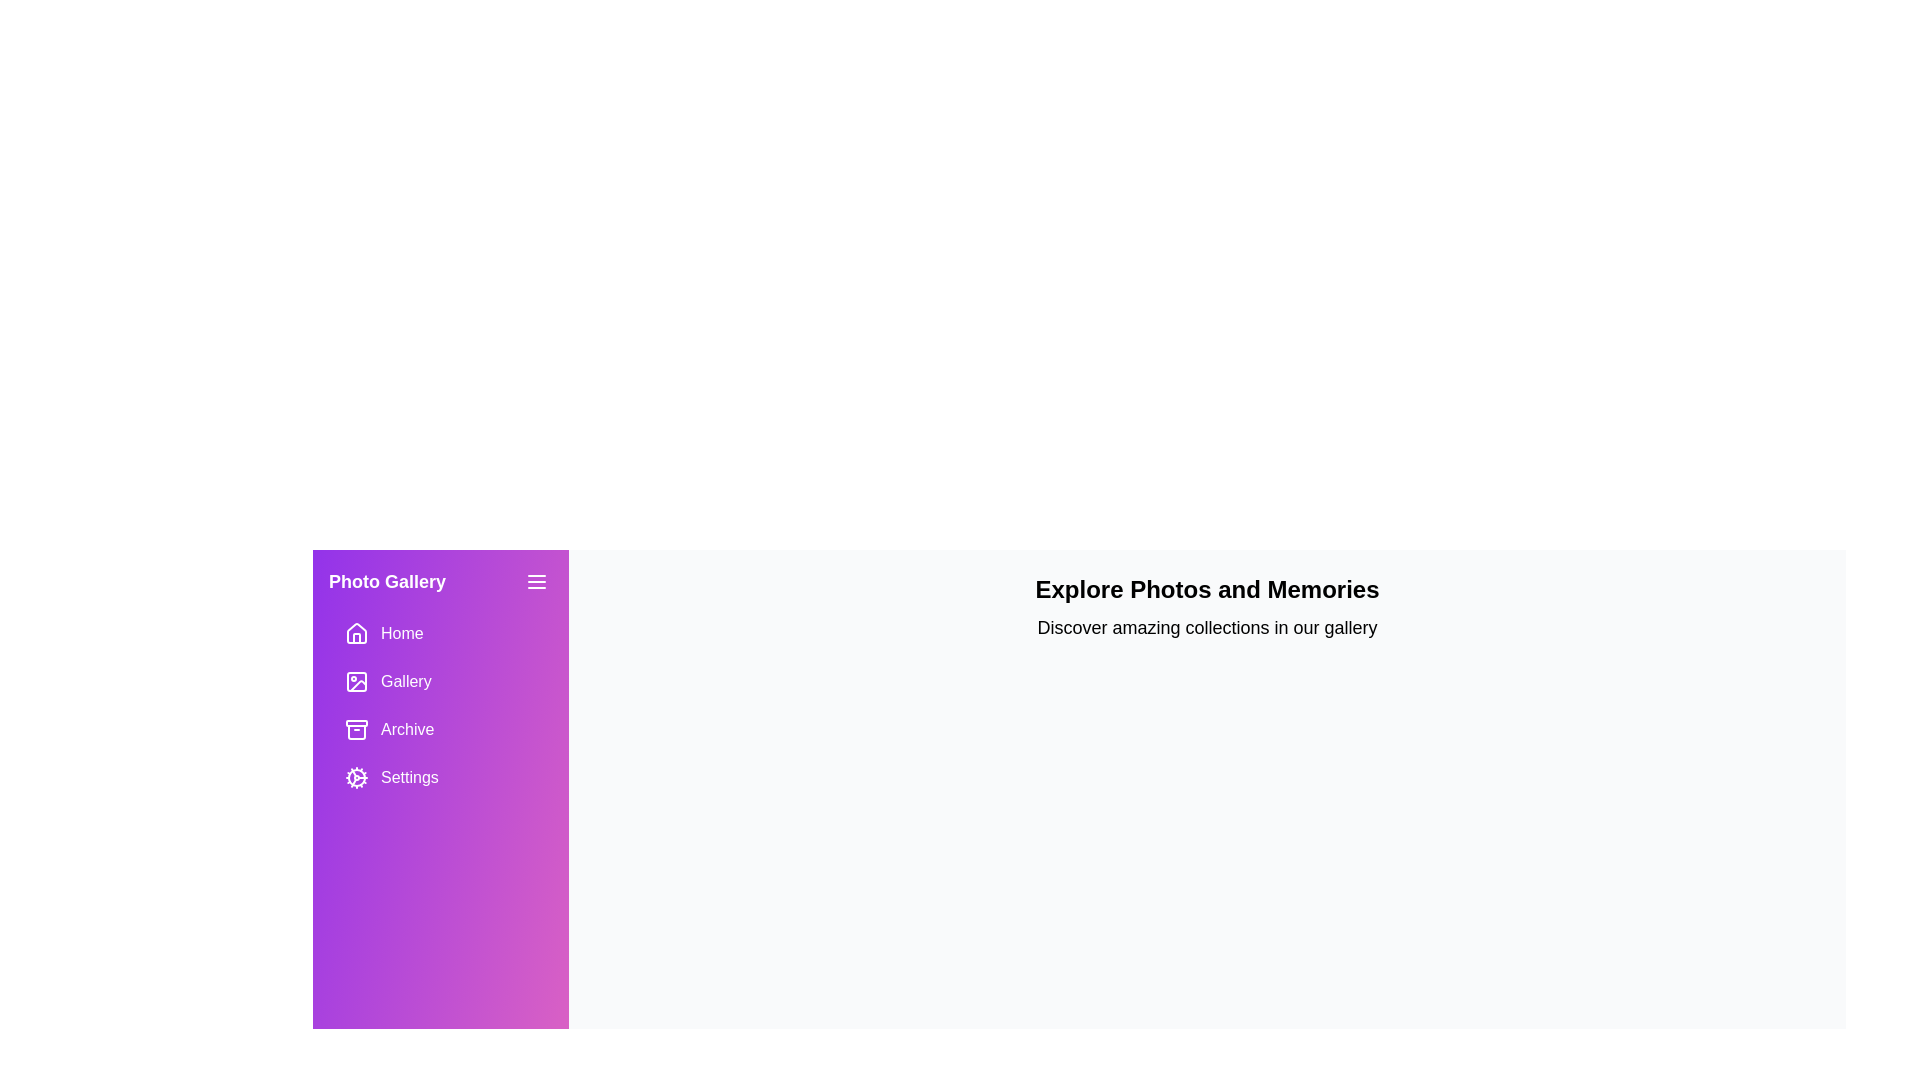 The image size is (1920, 1080). What do you see at coordinates (440, 681) in the screenshot?
I see `the menu item Gallery to navigate to its corresponding section` at bounding box center [440, 681].